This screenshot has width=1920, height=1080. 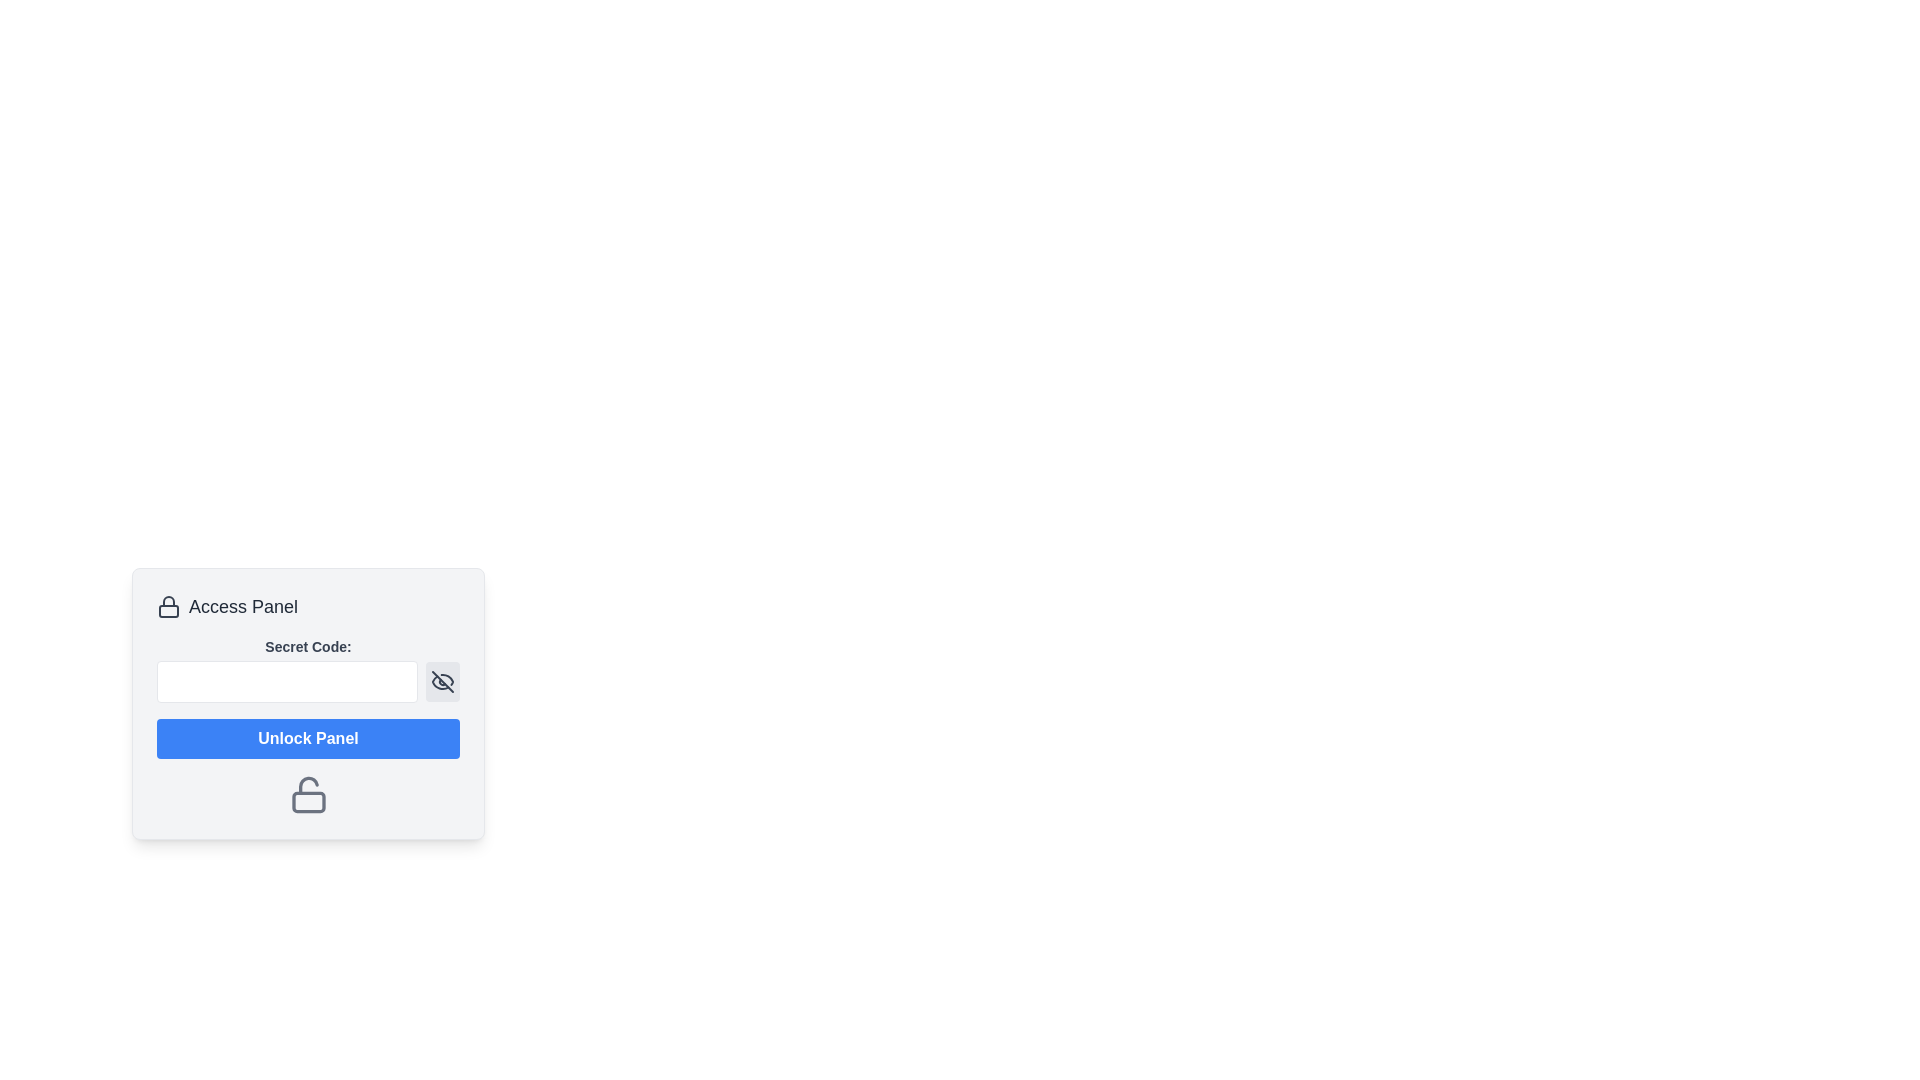 I want to click on the eye icon located inside a rounded gray button to the right of the 'Secret Code' input field, so click(x=441, y=681).